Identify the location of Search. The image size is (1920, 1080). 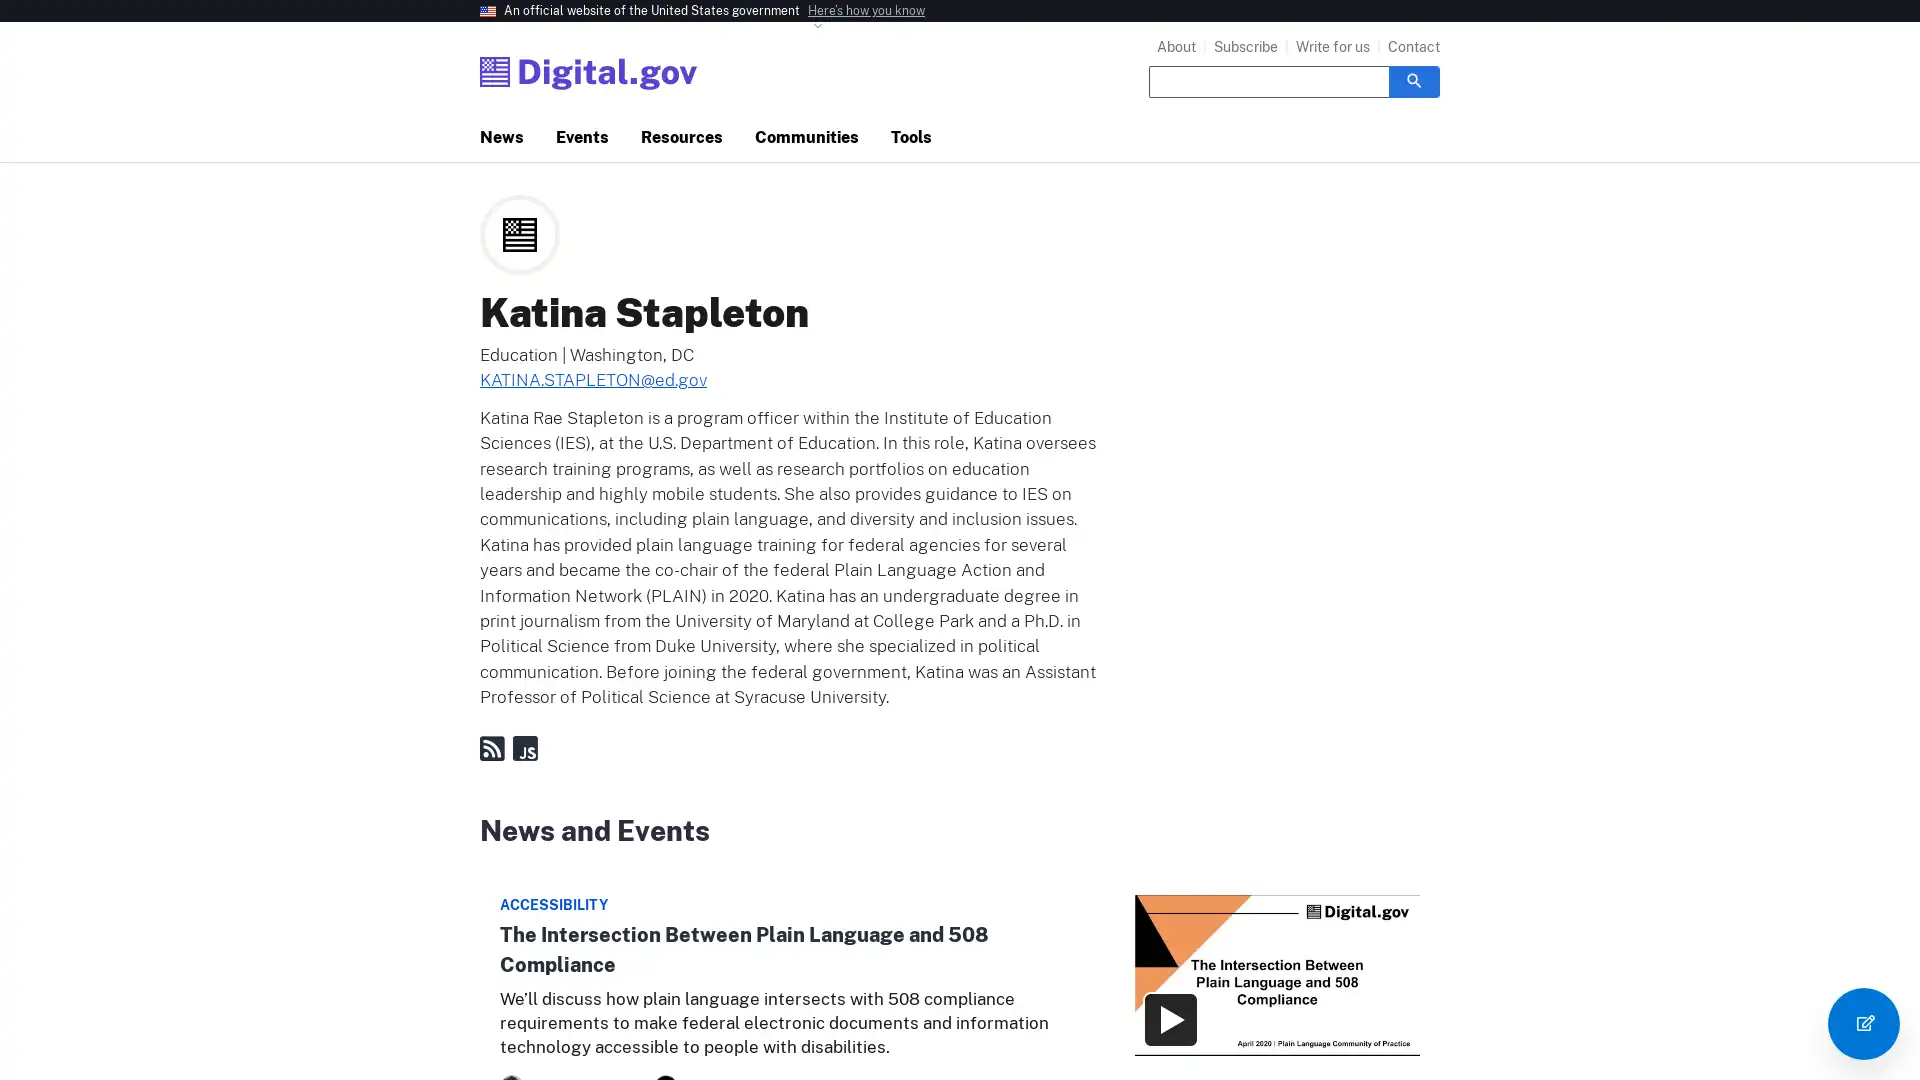
(1413, 80).